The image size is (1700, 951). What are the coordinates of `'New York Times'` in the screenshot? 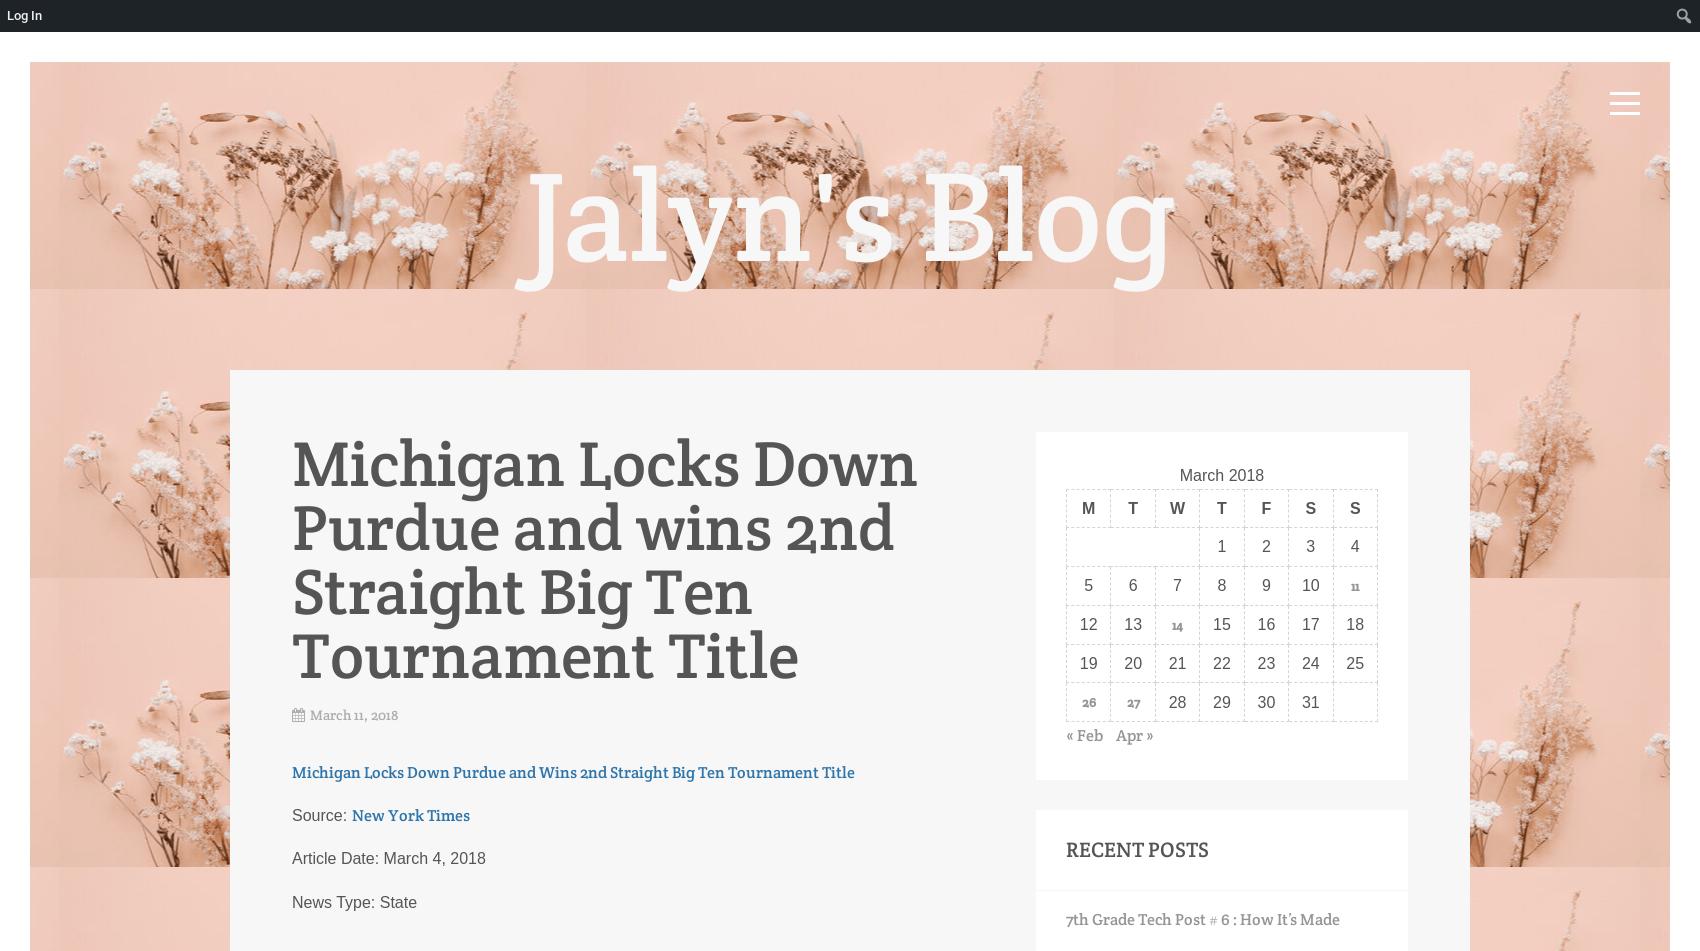 It's located at (409, 814).